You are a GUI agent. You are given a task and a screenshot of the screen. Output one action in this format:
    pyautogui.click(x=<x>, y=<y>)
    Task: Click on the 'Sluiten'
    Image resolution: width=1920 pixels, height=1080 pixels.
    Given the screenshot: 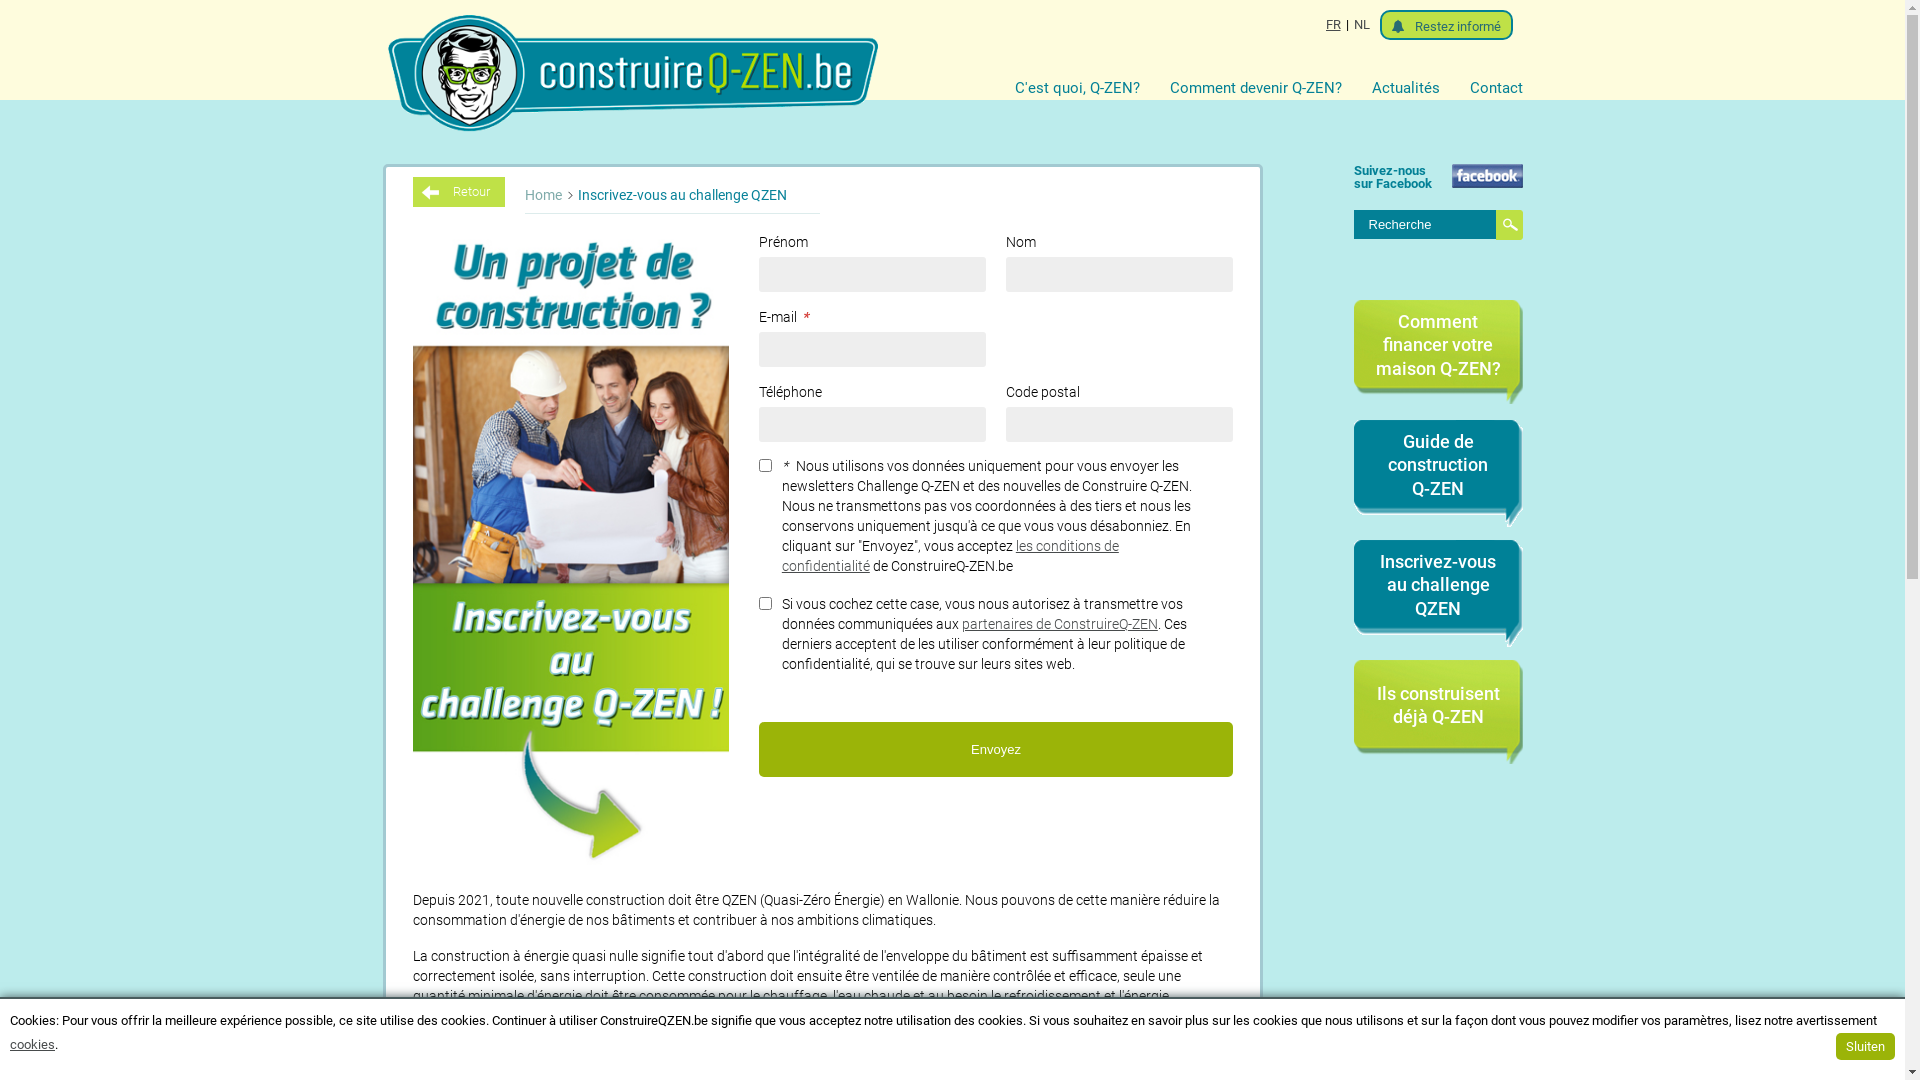 What is the action you would take?
    pyautogui.click(x=1864, y=1045)
    